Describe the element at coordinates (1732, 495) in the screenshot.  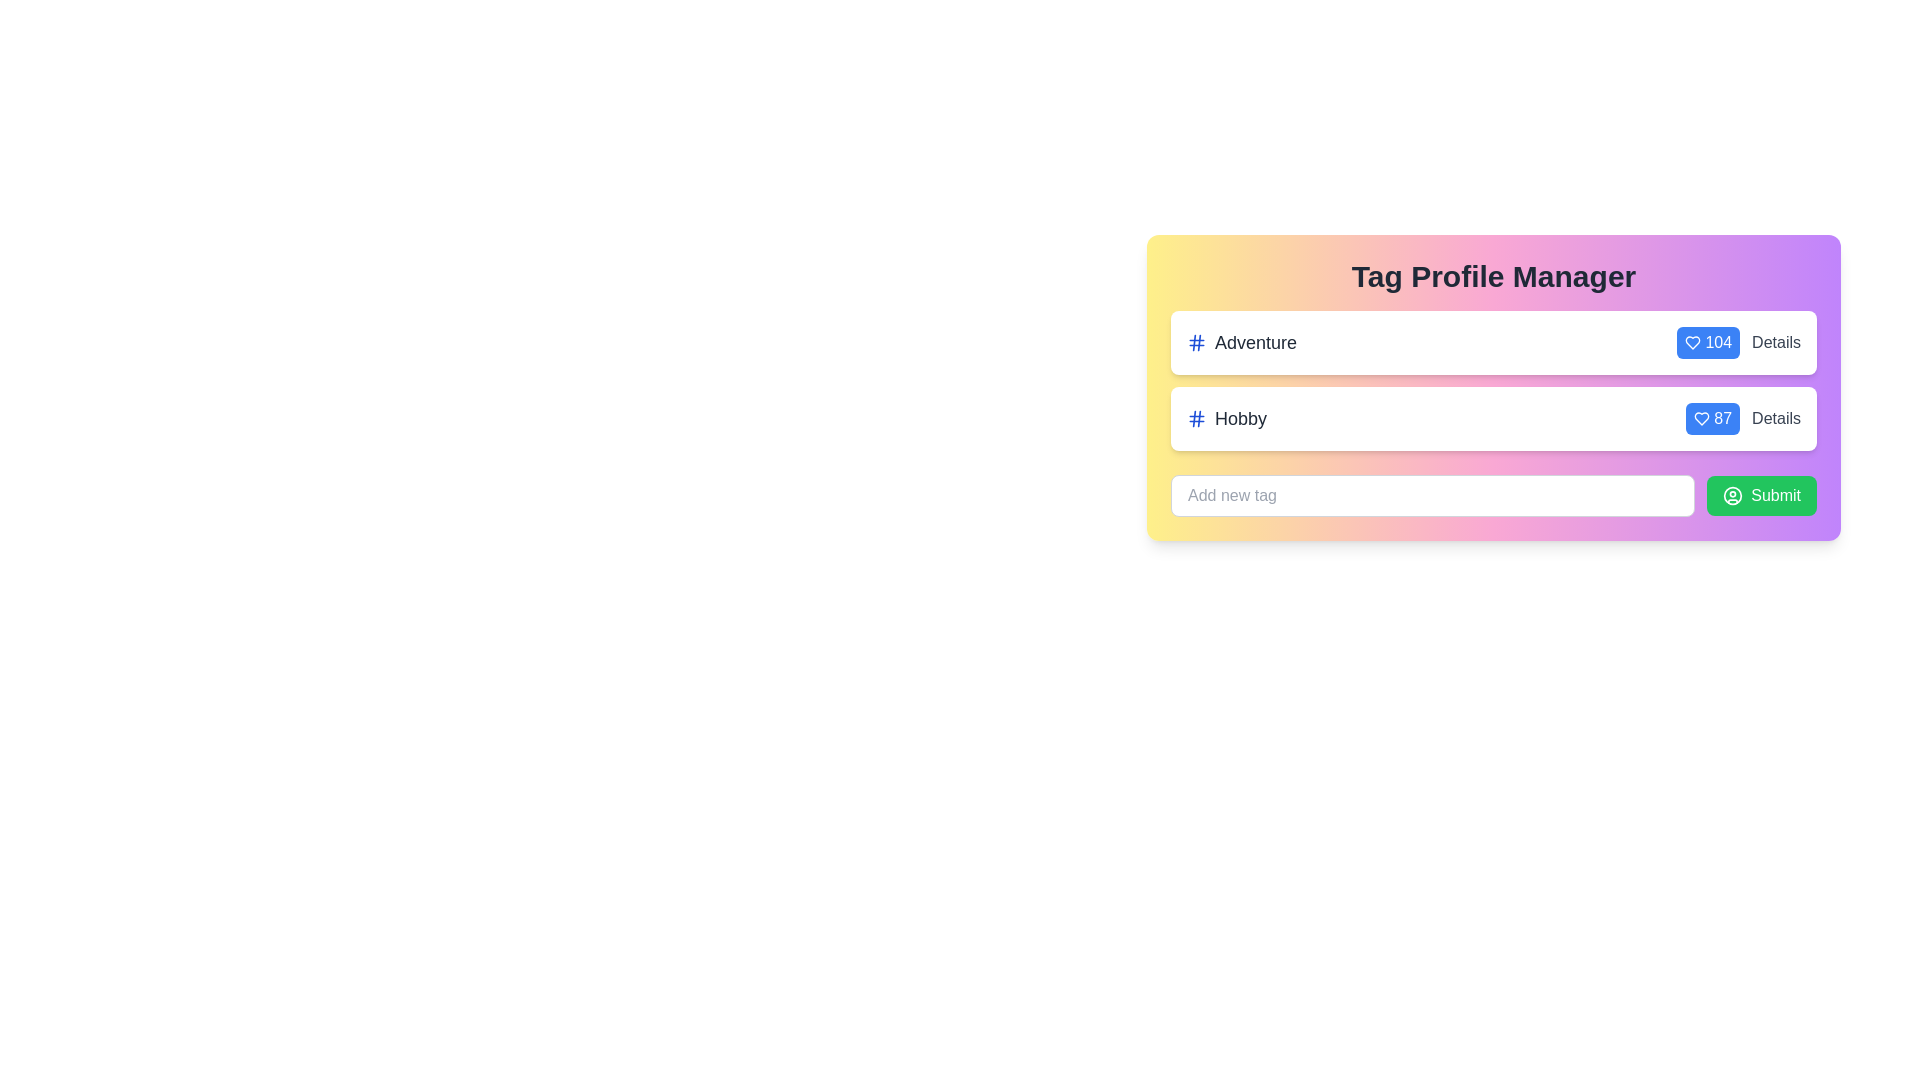
I see `the circular outline element that is part of a user profile SVG icon located at the bottom-right corner of the interface, adjacent to a green 'Submit' button` at that location.